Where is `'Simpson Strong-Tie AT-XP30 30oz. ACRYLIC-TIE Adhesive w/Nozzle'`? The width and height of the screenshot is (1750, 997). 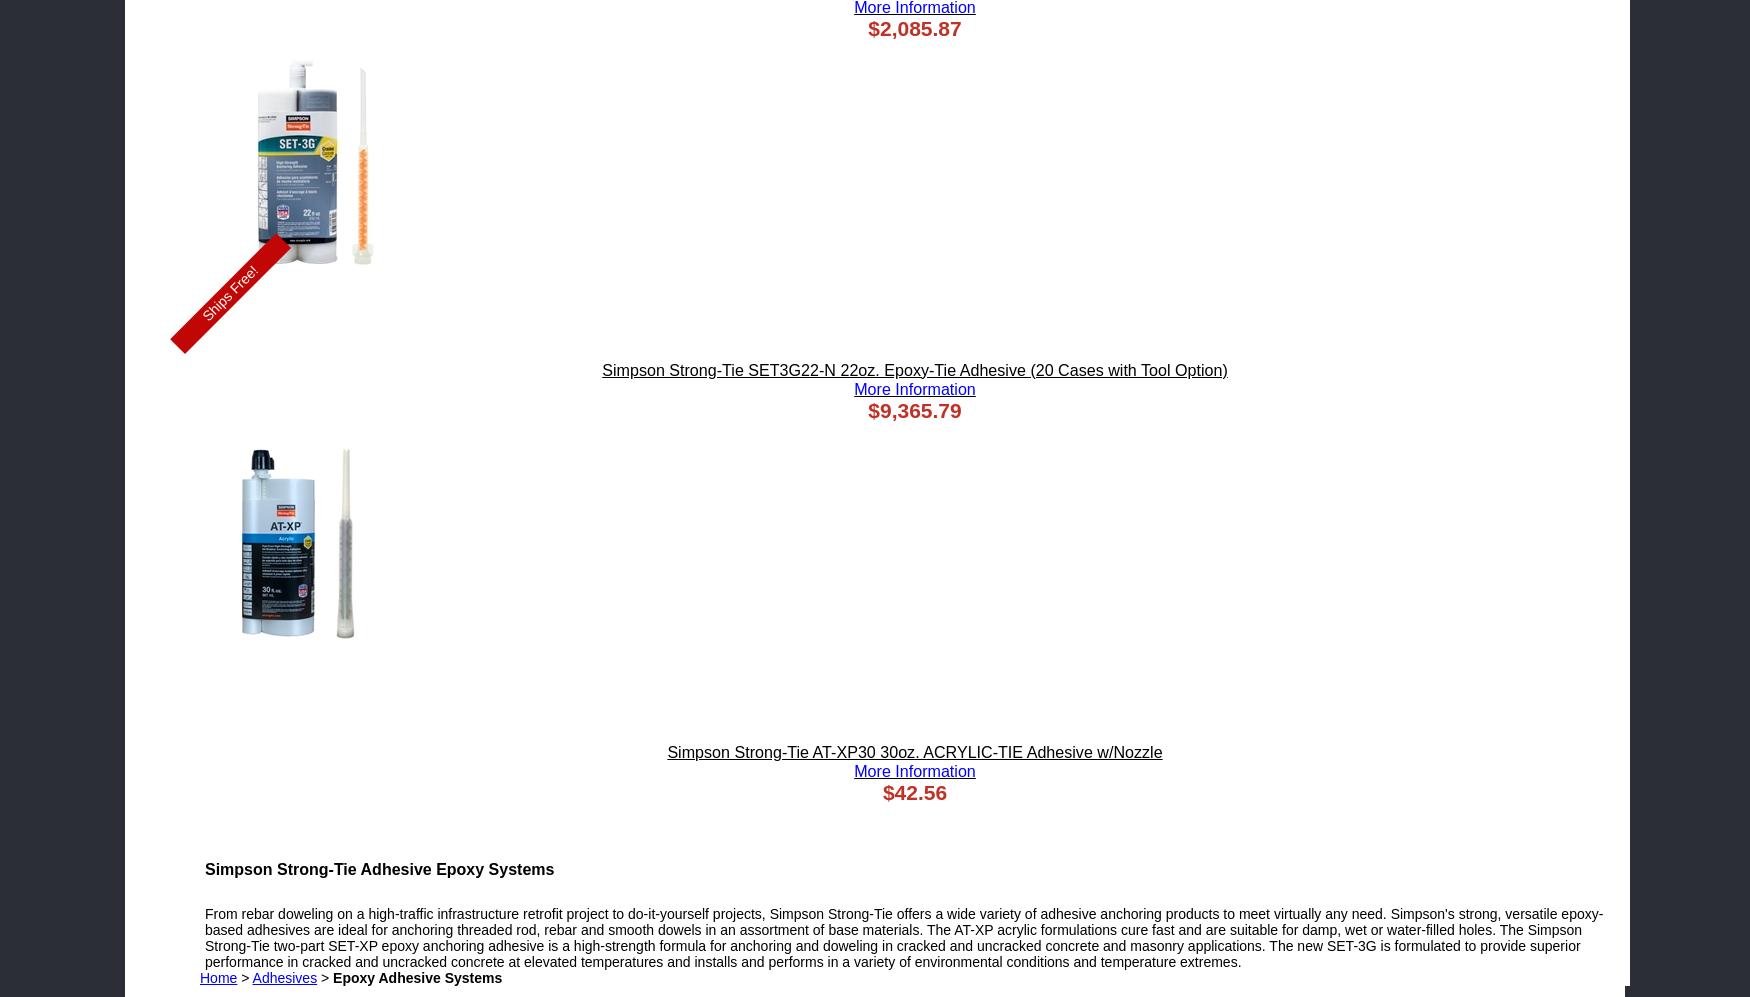
'Simpson Strong-Tie AT-XP30 30oz. ACRYLIC-TIE Adhesive w/Nozzle' is located at coordinates (913, 751).